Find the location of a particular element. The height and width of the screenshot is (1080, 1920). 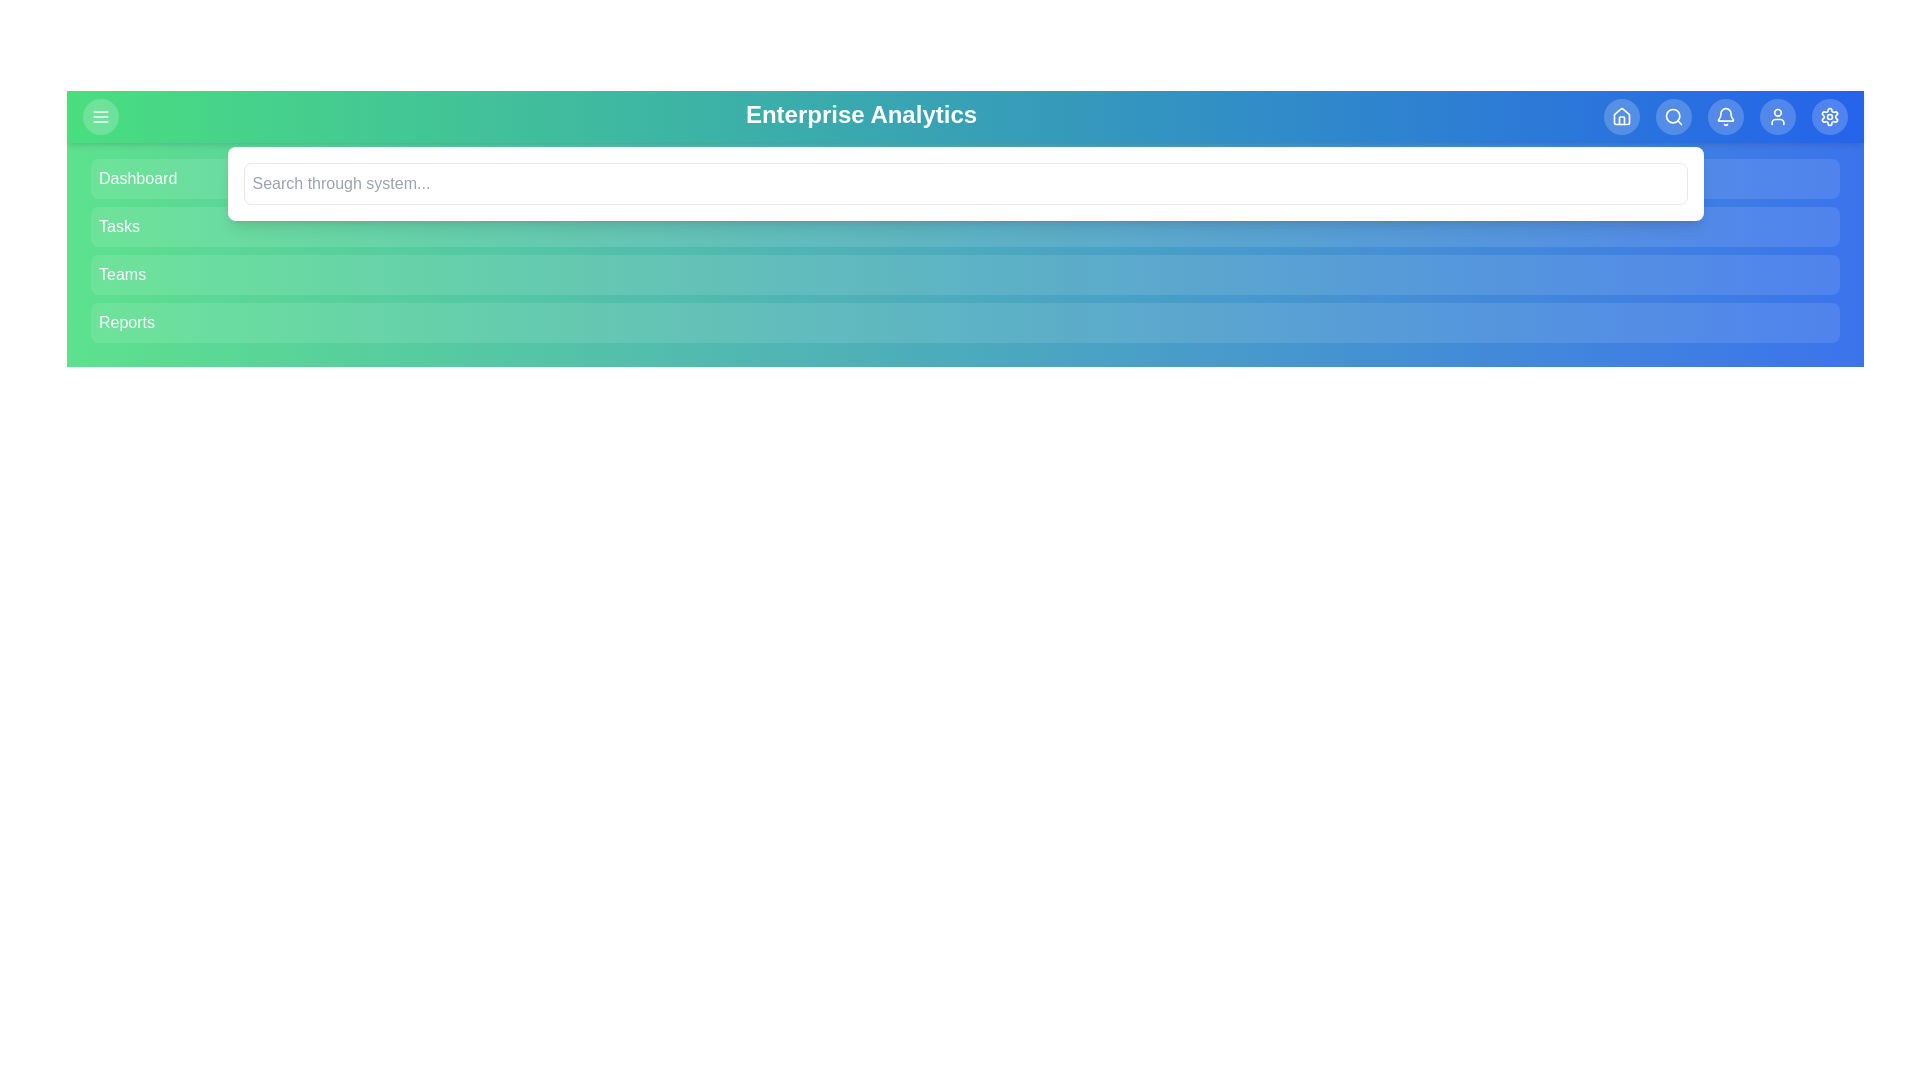

the menu item Reports to navigate to its respective section is located at coordinates (965, 322).